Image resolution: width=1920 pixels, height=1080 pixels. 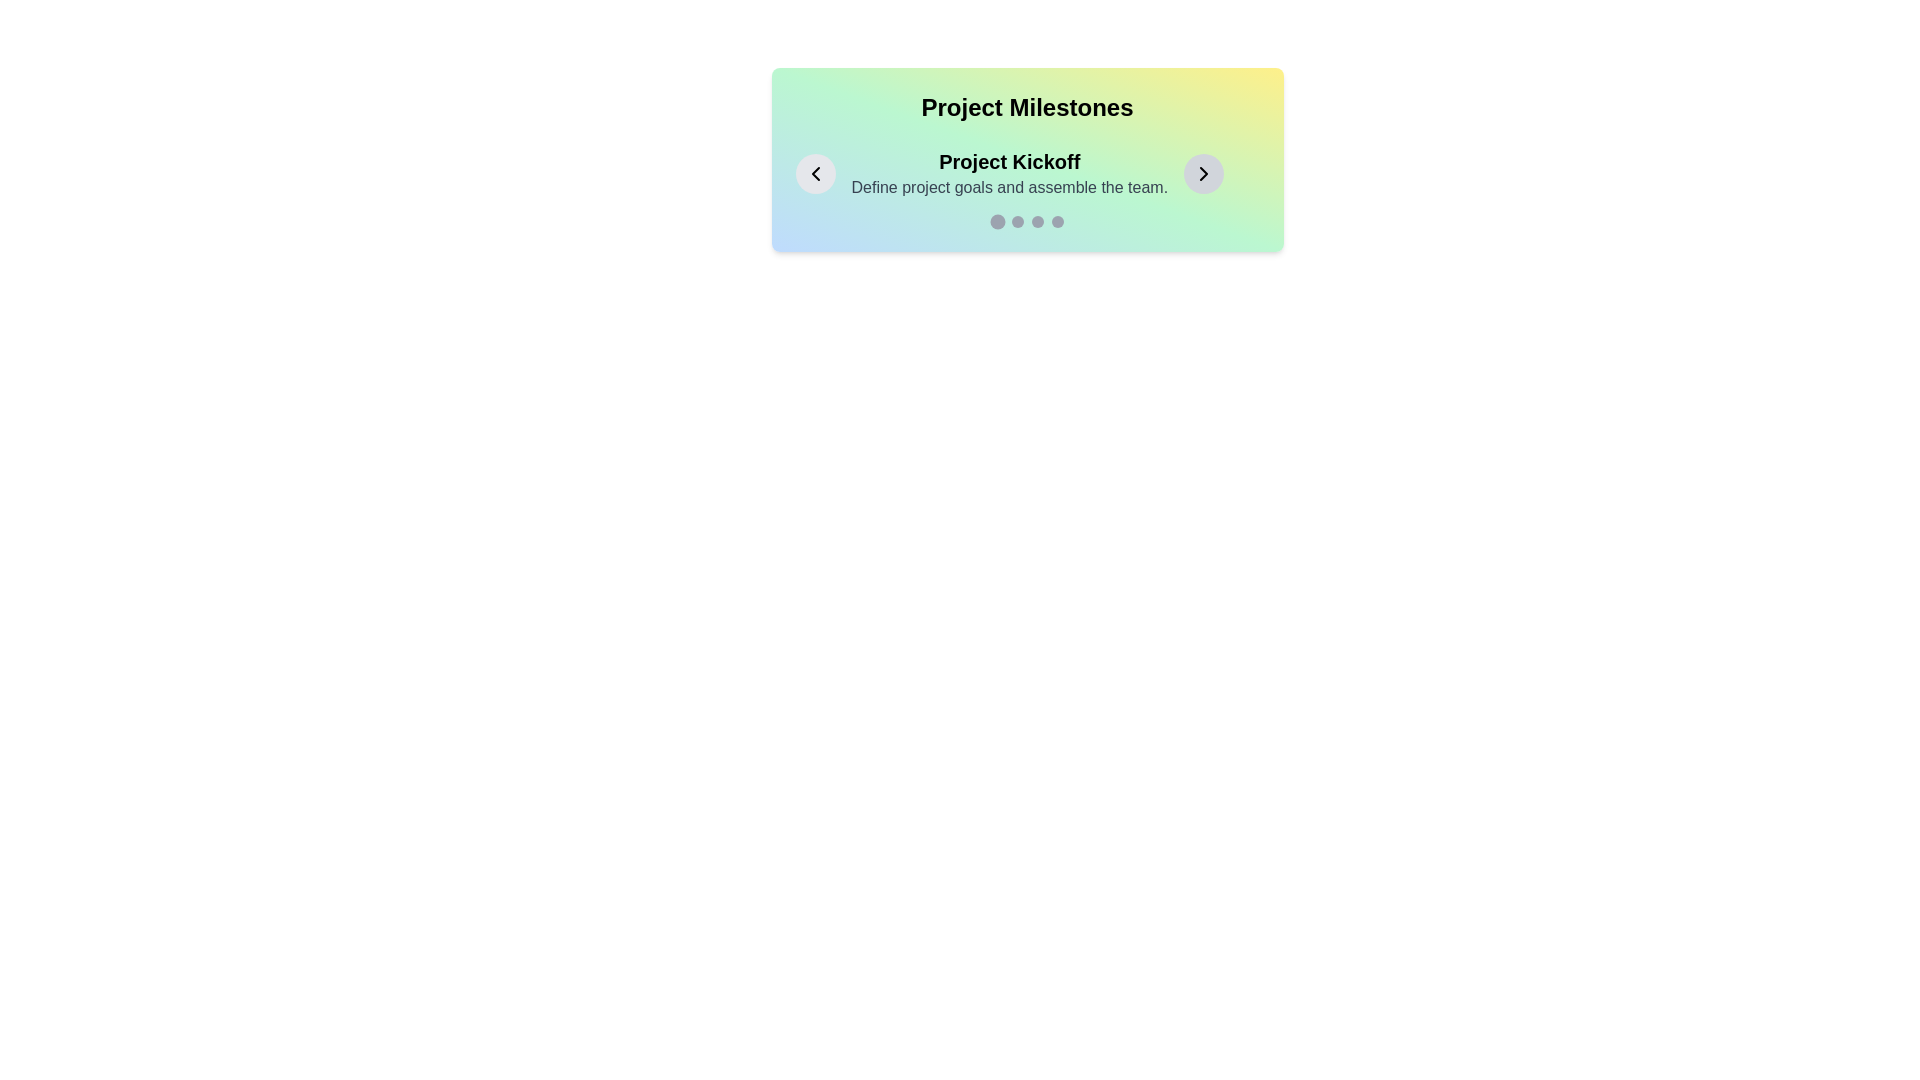 I want to click on the right-facing Chevron icon button located on the far right side of the horizontal navigation interface, so click(x=1203, y=172).